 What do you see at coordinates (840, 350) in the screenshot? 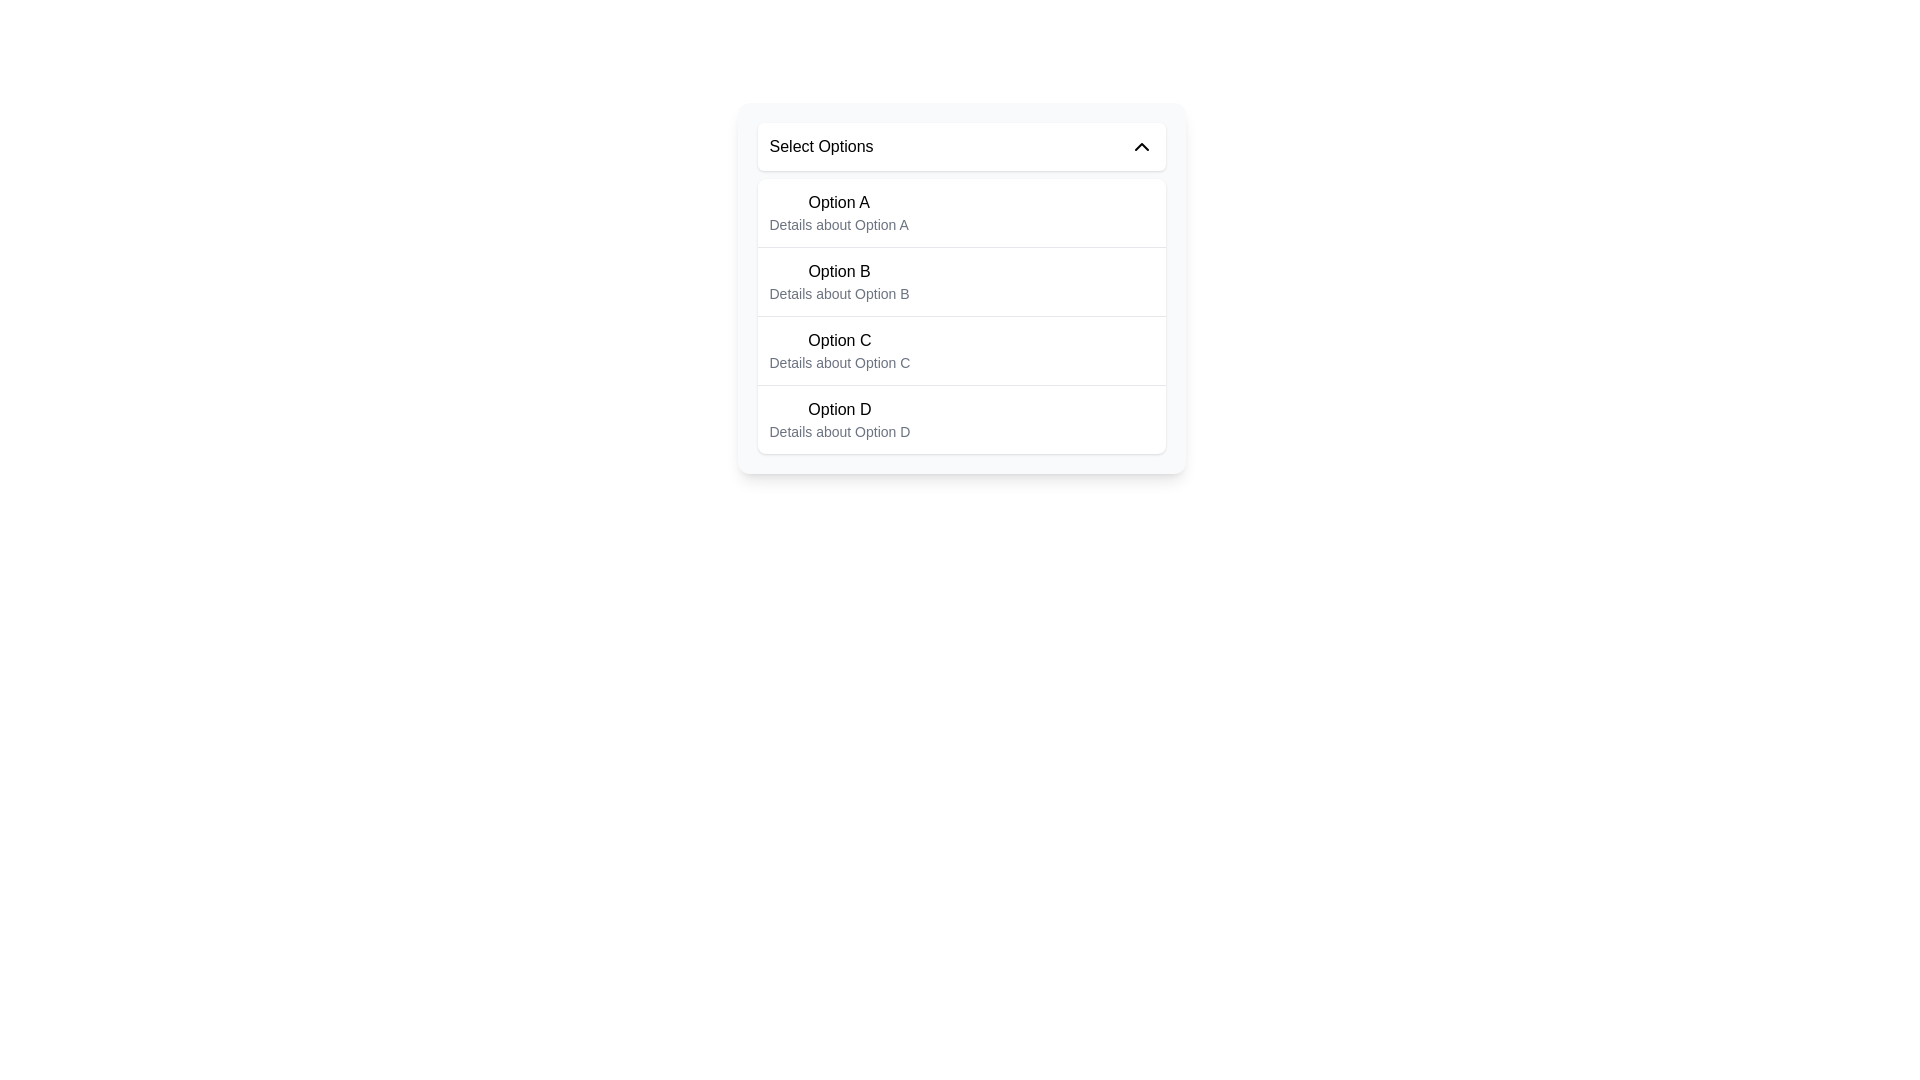
I see `the Dropdown option item for 'Option C'` at bounding box center [840, 350].